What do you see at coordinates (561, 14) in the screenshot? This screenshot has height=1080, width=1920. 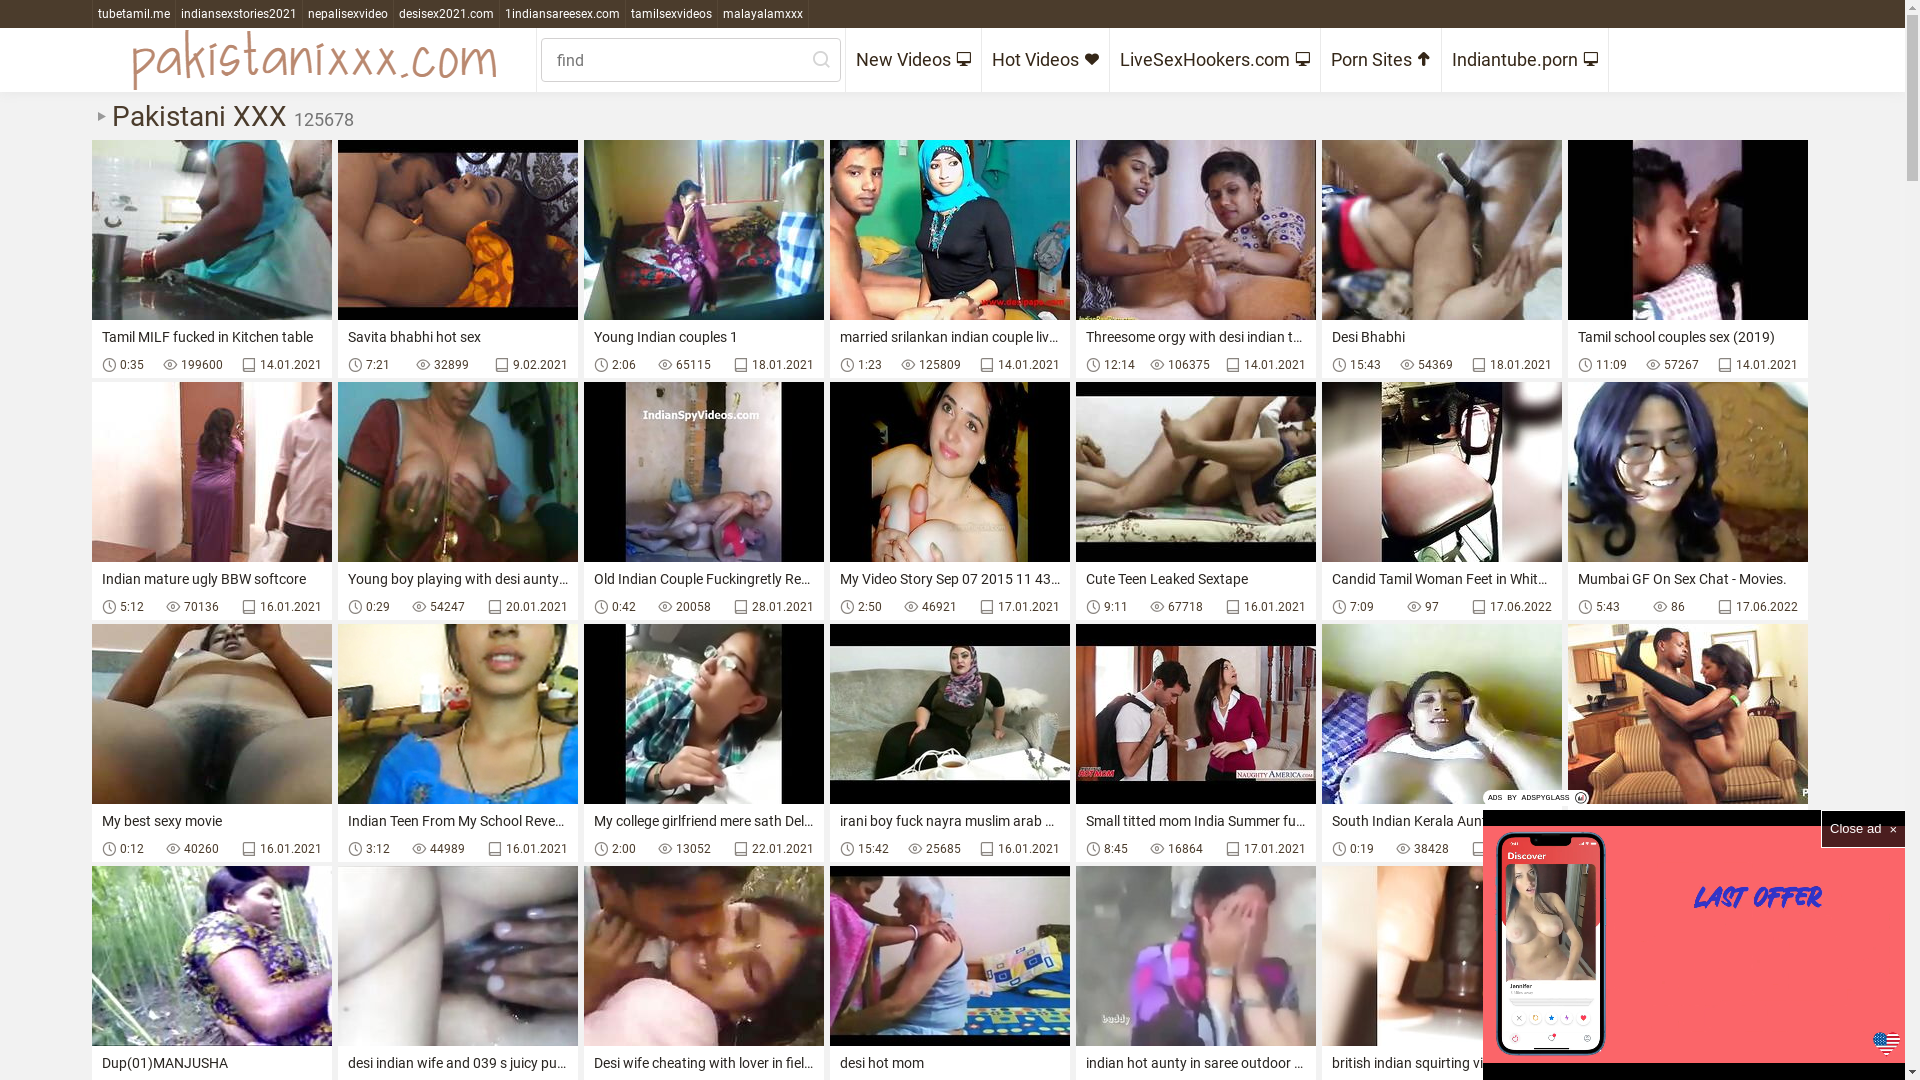 I see `'1indiansareesex.com'` at bounding box center [561, 14].